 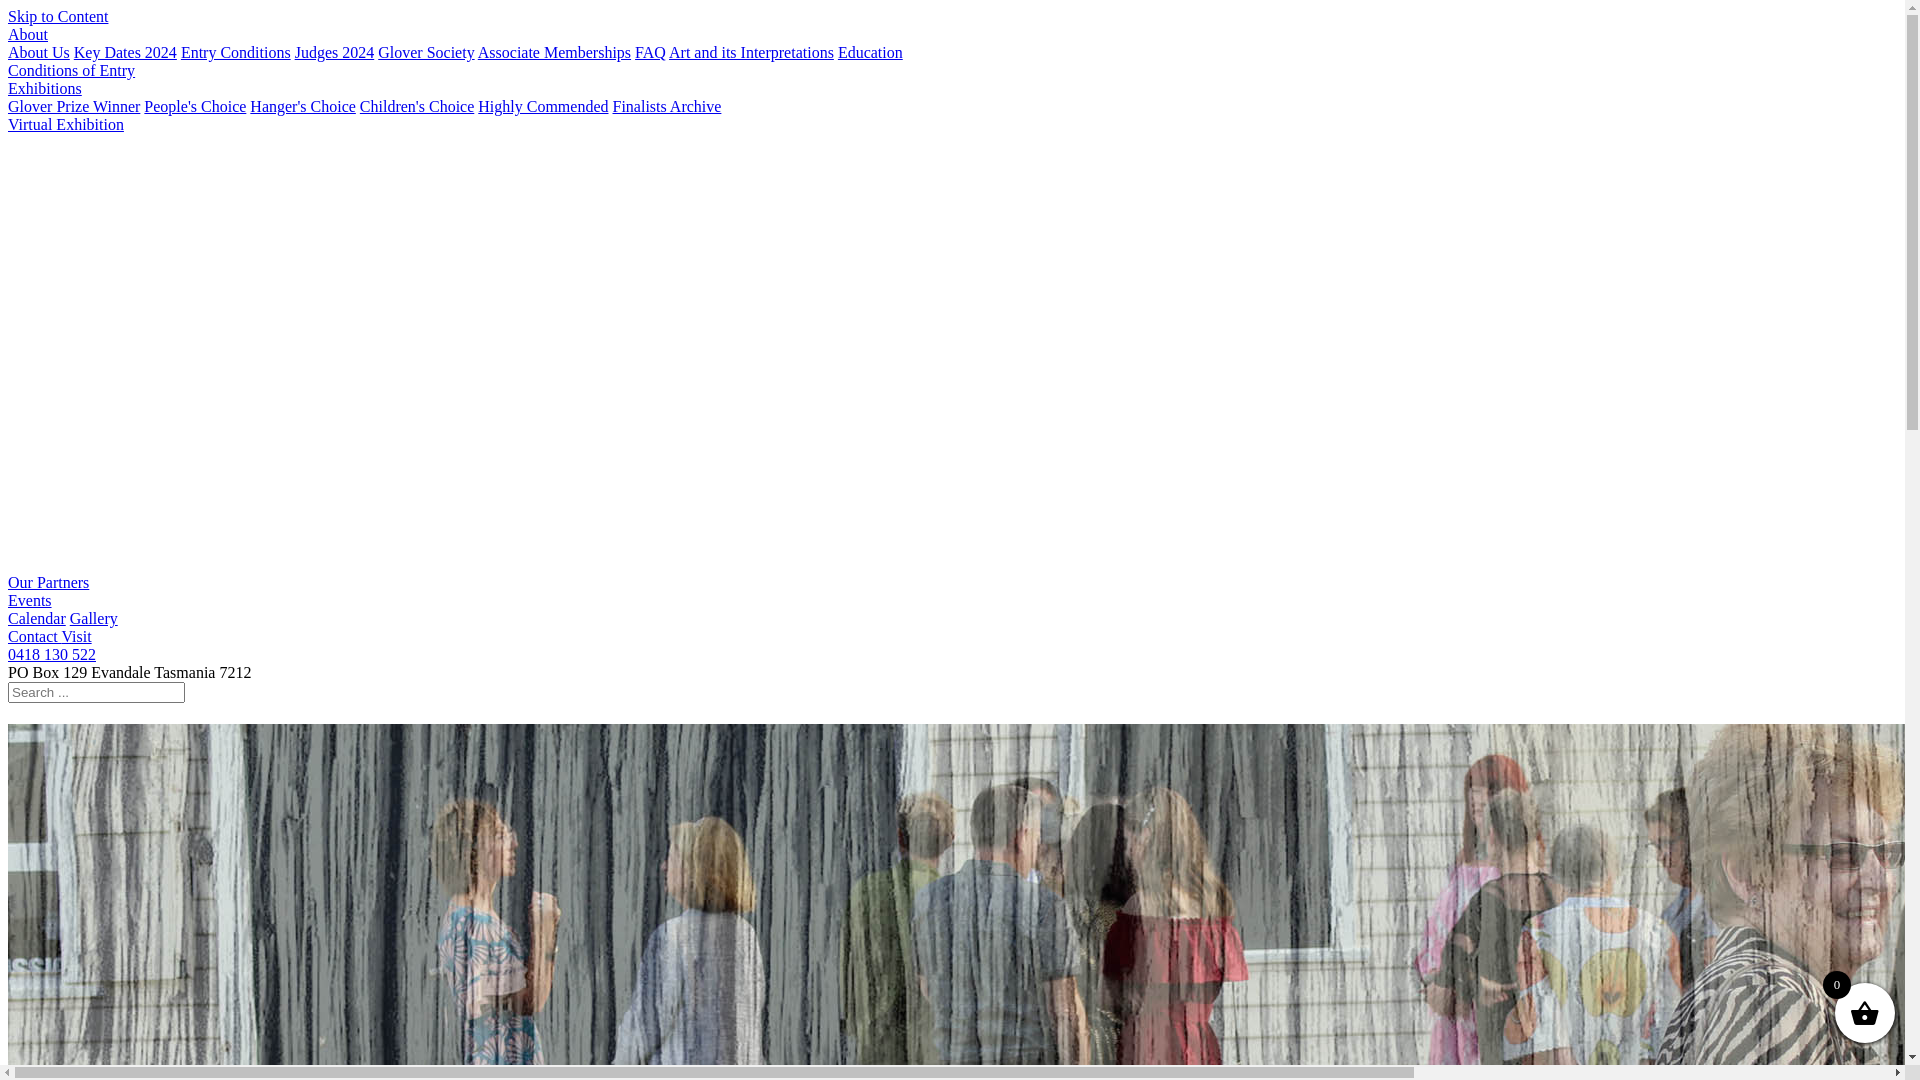 What do you see at coordinates (29, 599) in the screenshot?
I see `'Events'` at bounding box center [29, 599].